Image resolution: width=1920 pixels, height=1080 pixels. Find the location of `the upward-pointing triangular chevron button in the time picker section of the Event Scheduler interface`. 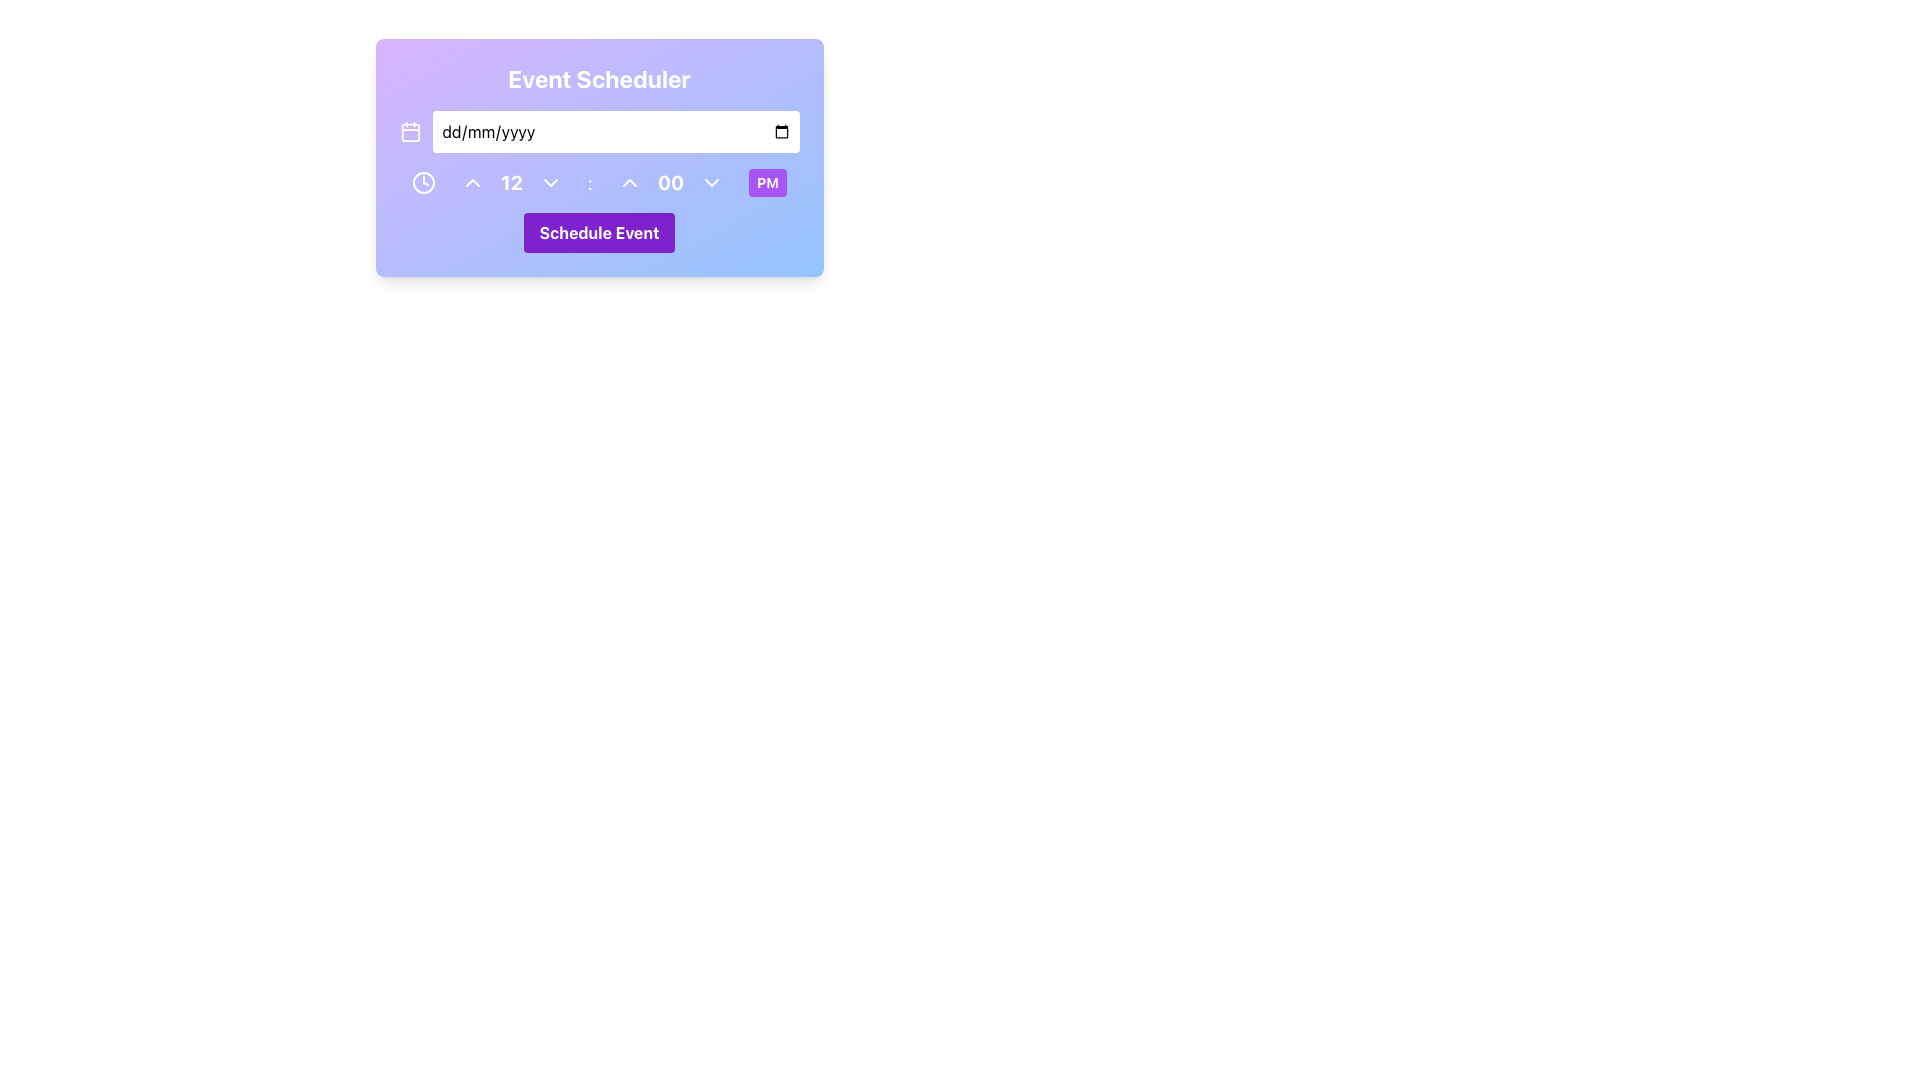

the upward-pointing triangular chevron button in the time picker section of the Event Scheduler interface is located at coordinates (628, 182).